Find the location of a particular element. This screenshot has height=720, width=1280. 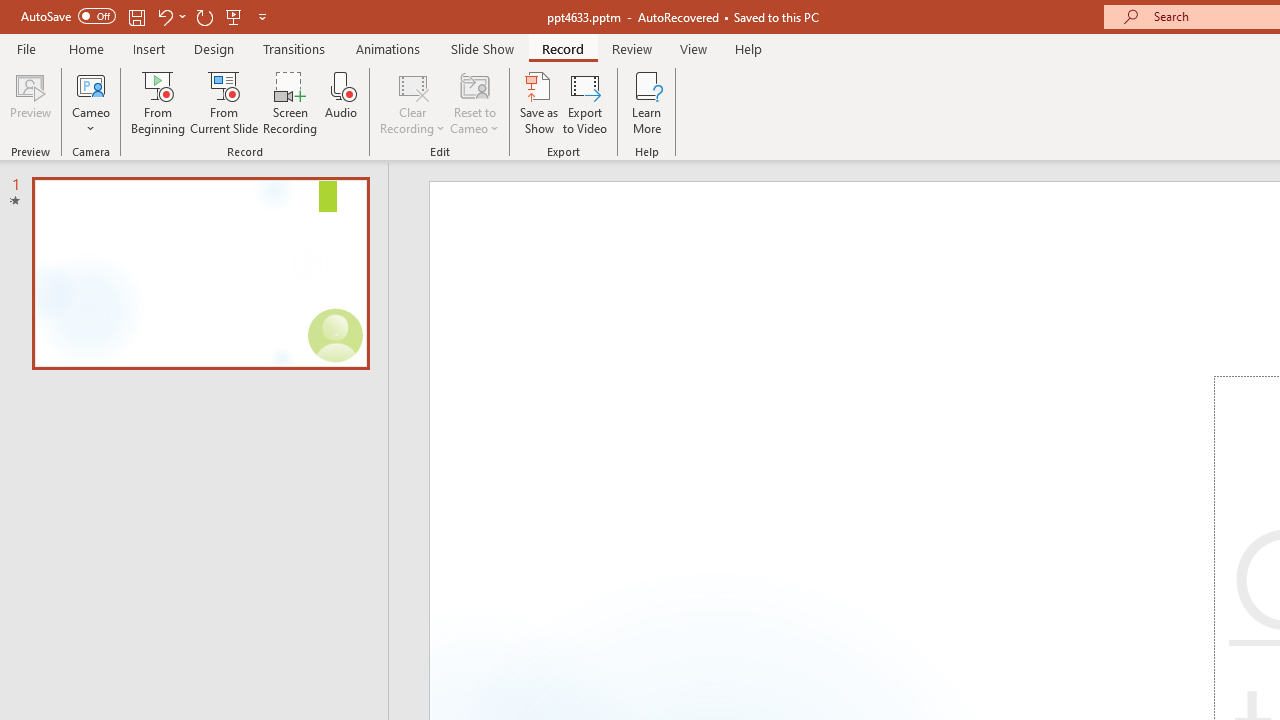

'From Current Slide...' is located at coordinates (224, 103).